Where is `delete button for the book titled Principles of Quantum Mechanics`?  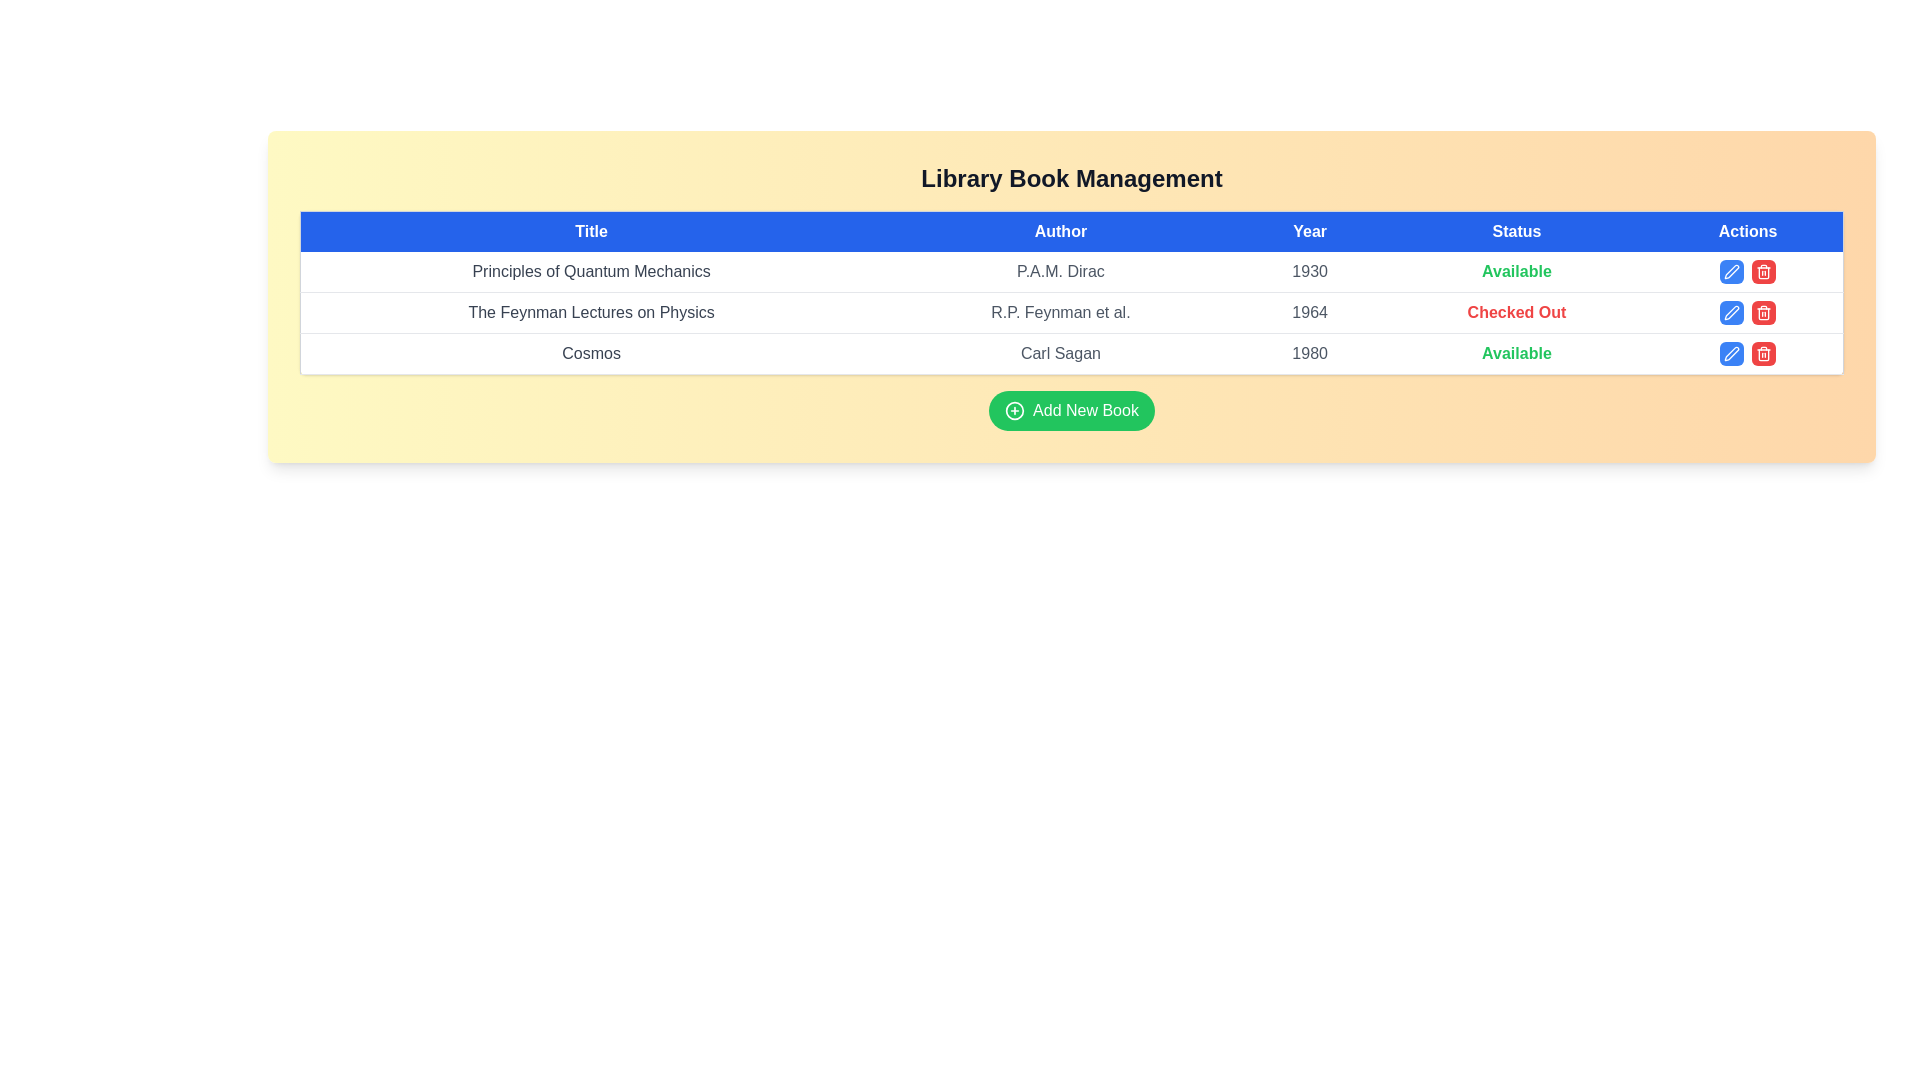
delete button for the book titled Principles of Quantum Mechanics is located at coordinates (1764, 272).